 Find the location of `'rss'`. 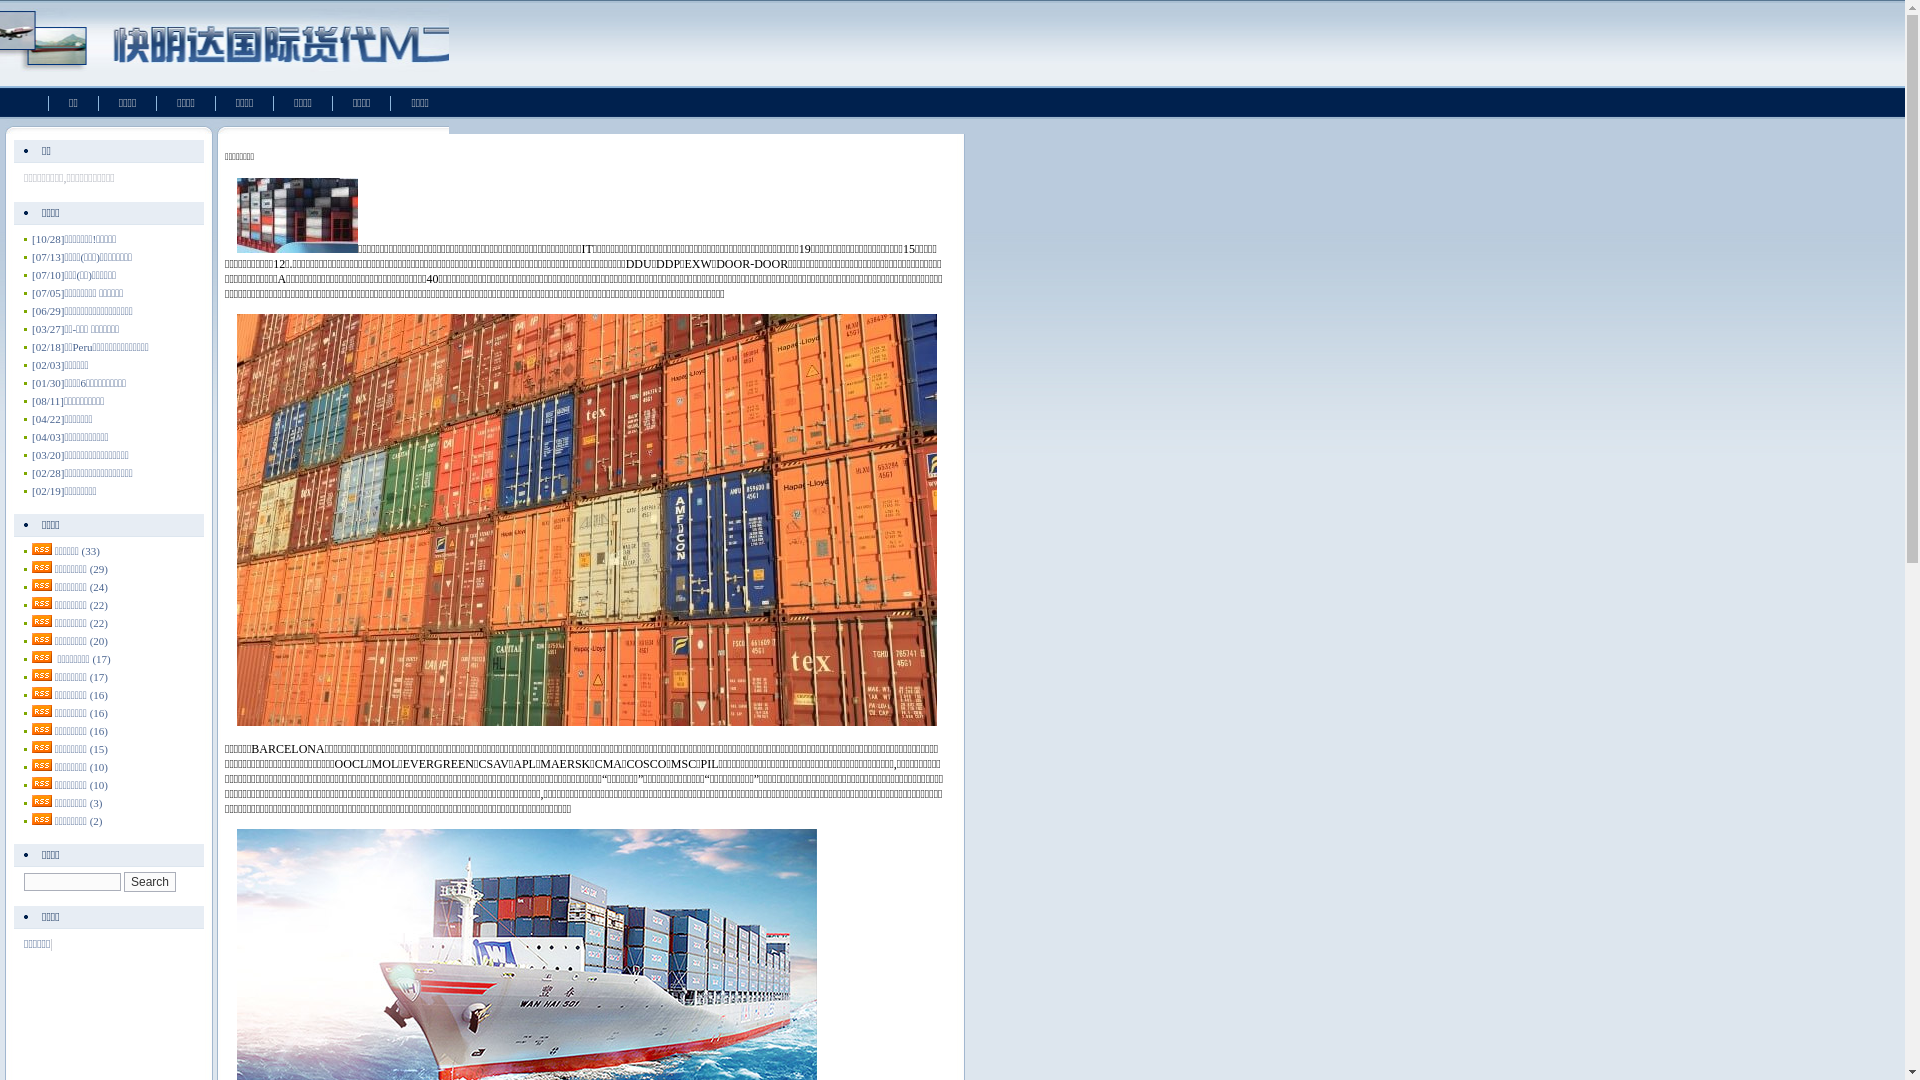

'rss' is located at coordinates (42, 656).